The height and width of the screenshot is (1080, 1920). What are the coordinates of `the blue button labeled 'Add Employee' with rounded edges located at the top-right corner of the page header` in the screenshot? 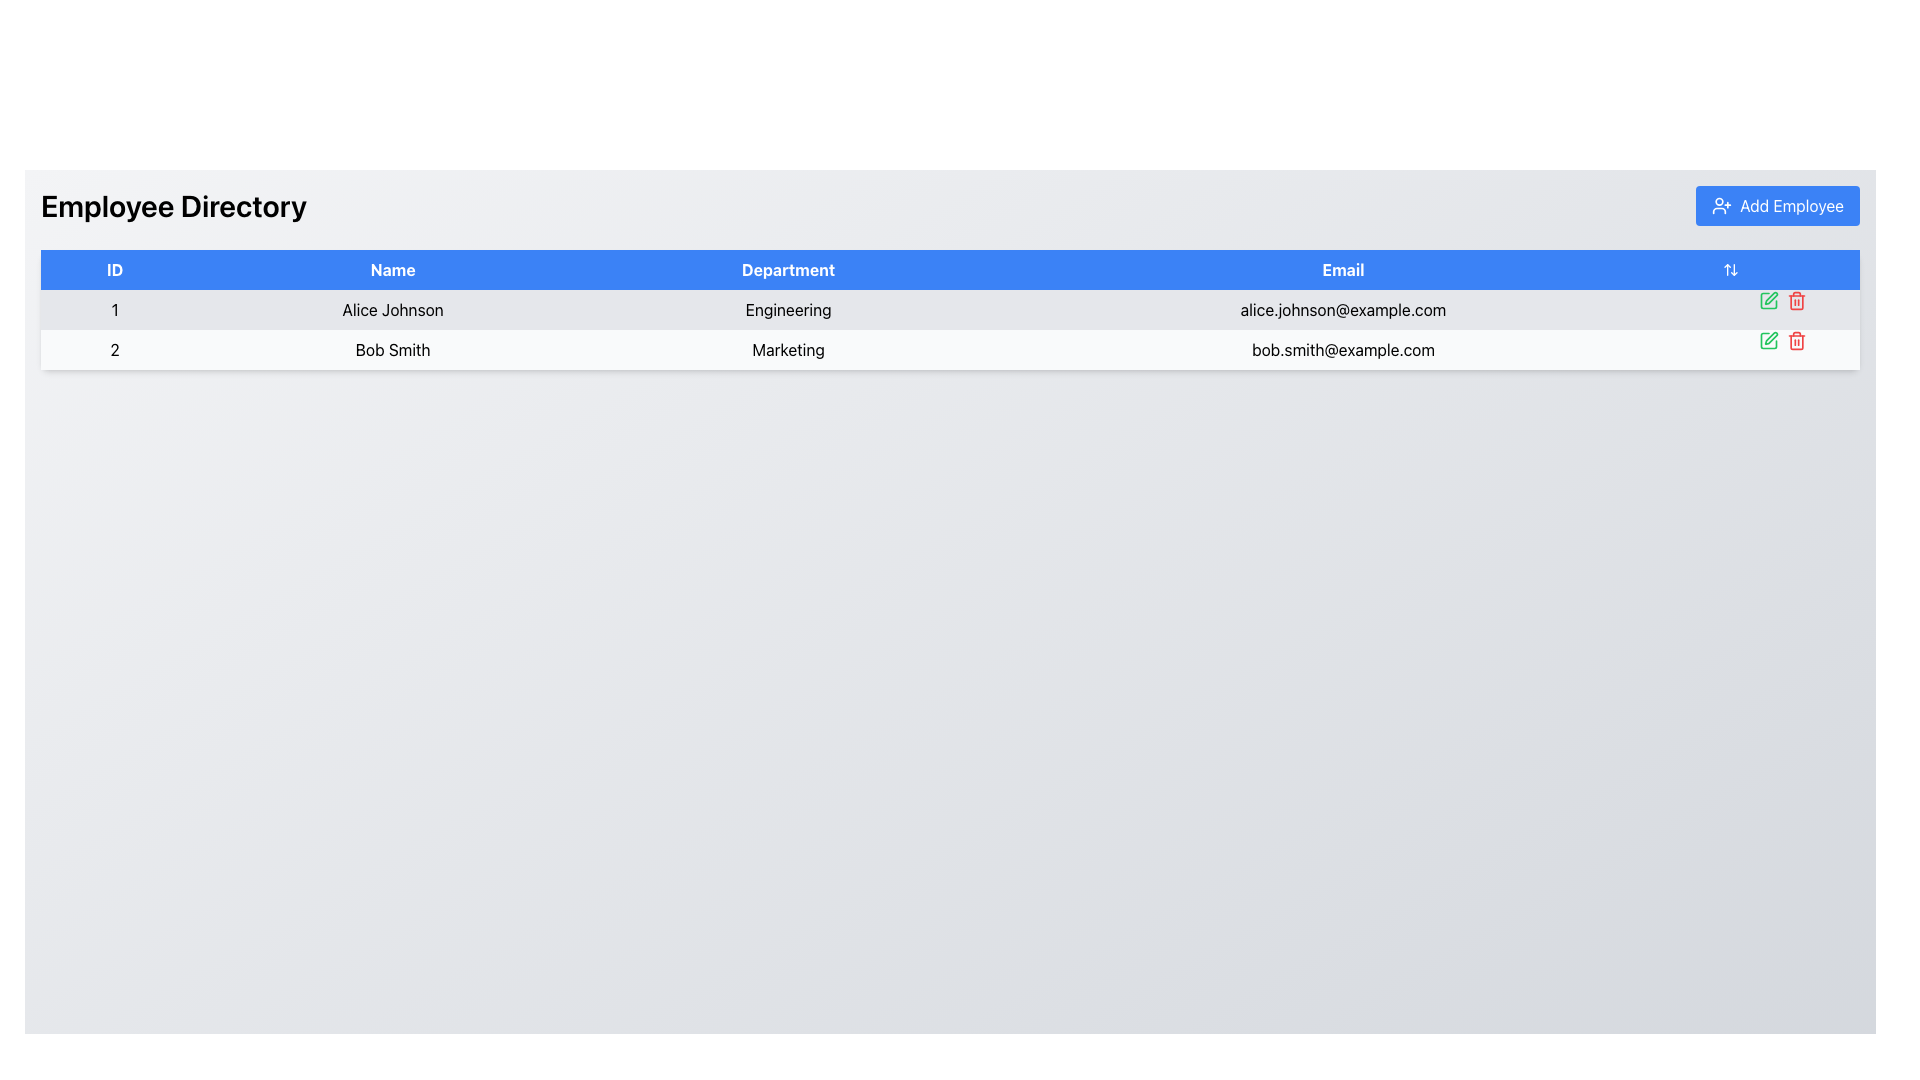 It's located at (1778, 205).